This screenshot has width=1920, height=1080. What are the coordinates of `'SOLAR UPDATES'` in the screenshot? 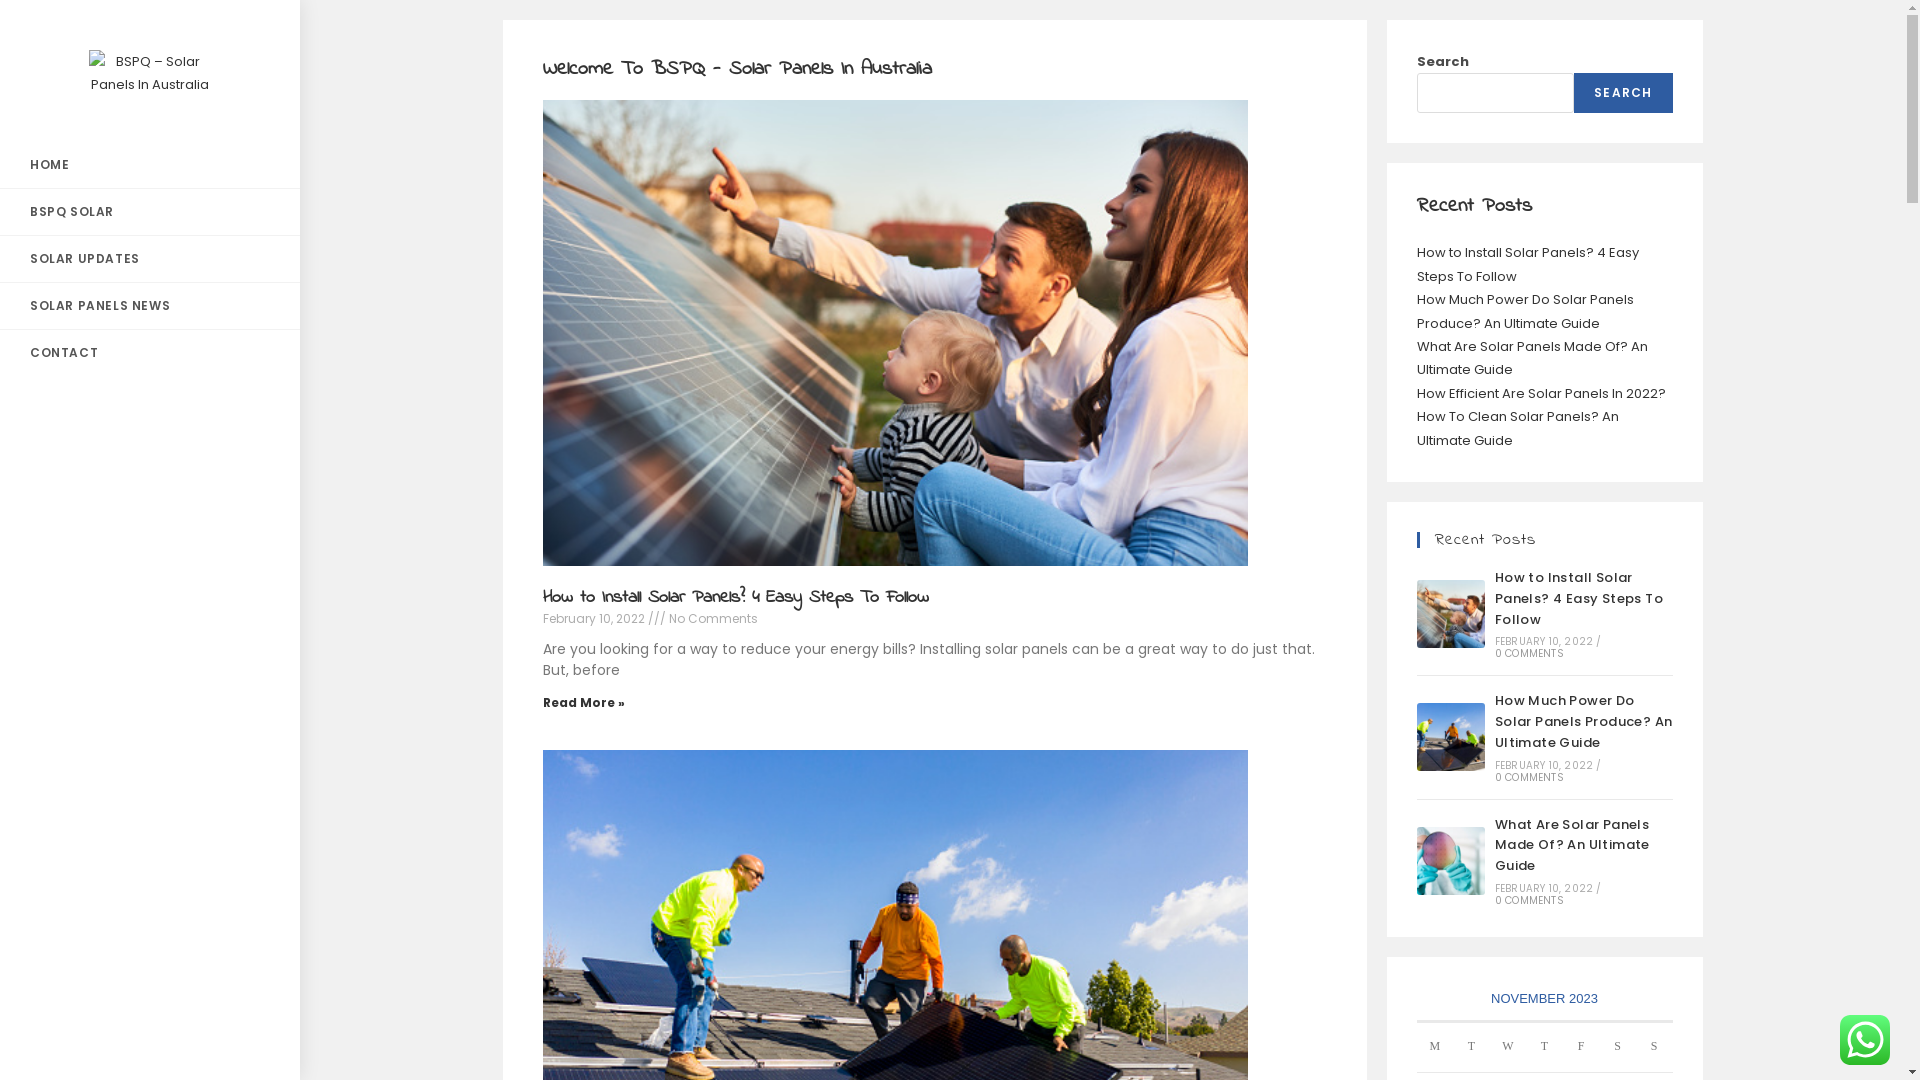 It's located at (148, 257).